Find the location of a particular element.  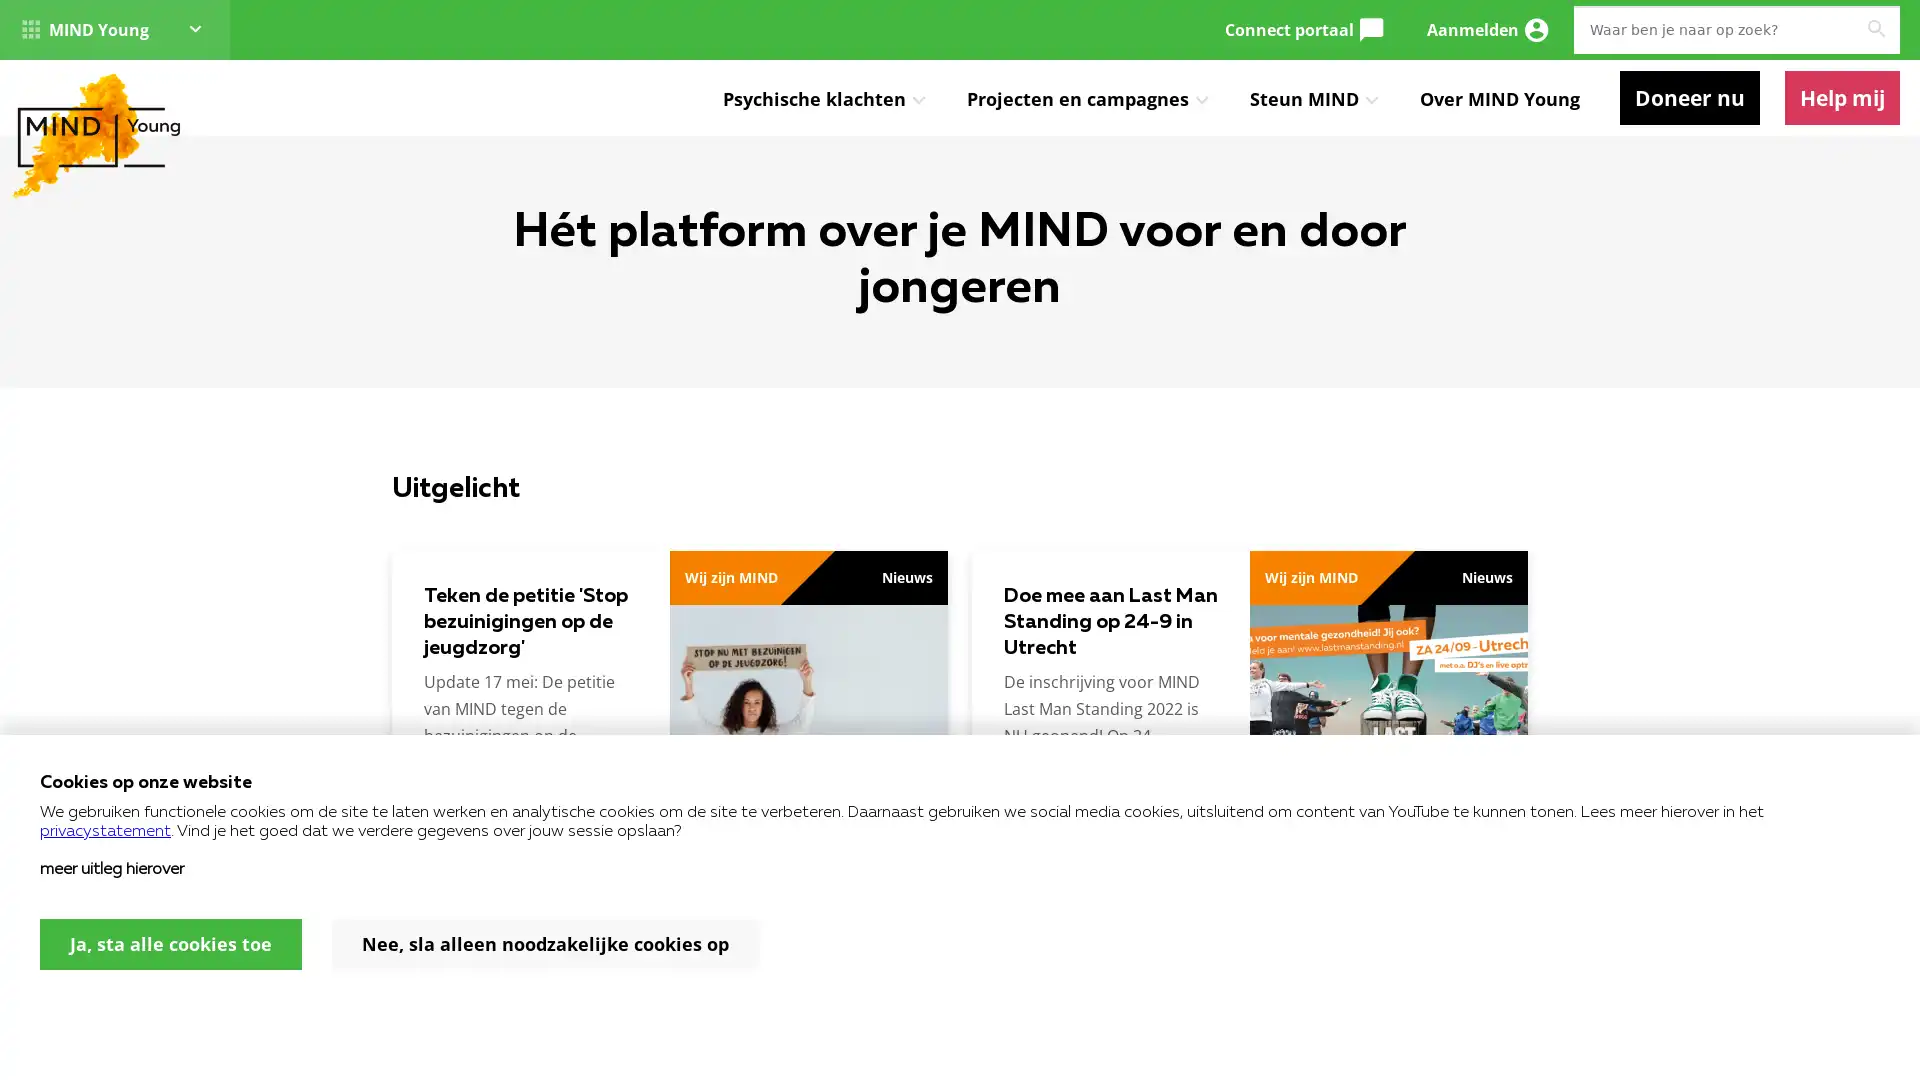

Nee, sla alleen noodzakelijke cookies op is located at coordinates (545, 944).